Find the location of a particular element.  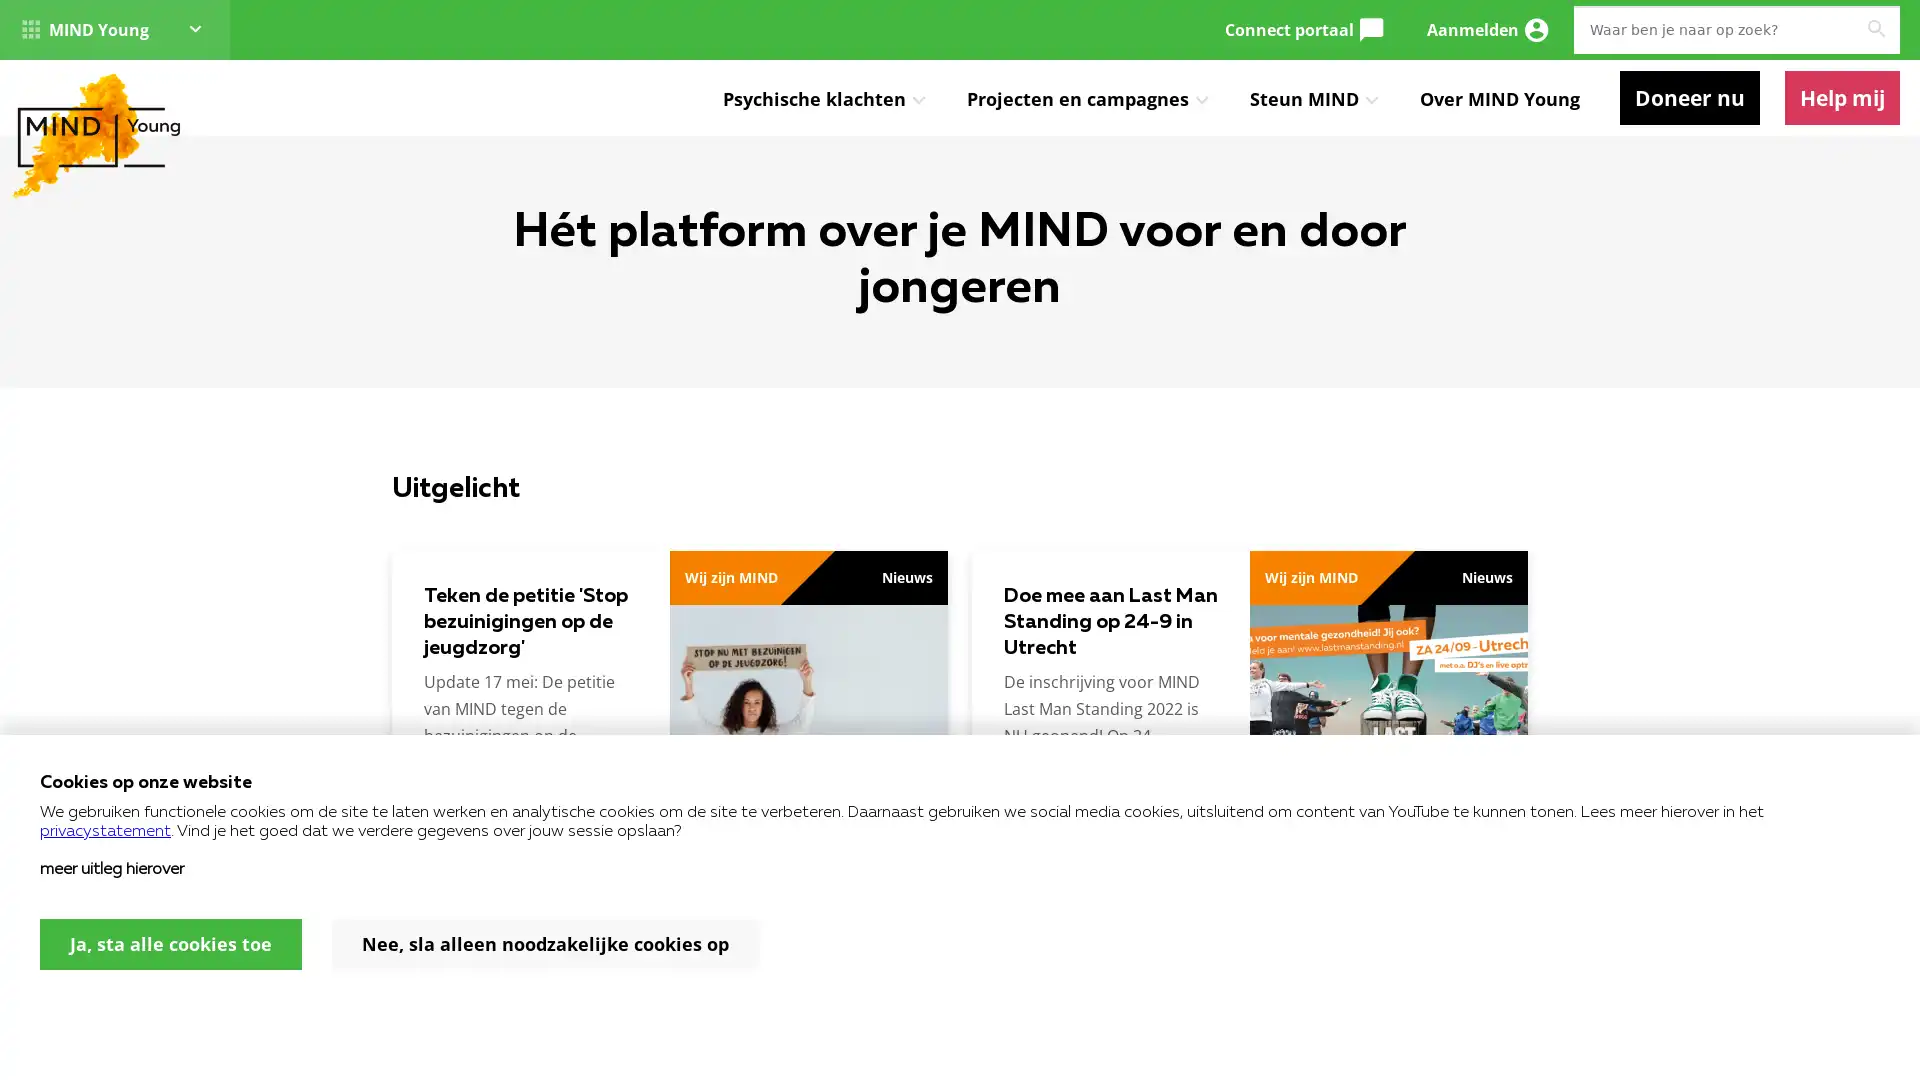

Nee, sla alleen noodzakelijke cookies op is located at coordinates (545, 944).